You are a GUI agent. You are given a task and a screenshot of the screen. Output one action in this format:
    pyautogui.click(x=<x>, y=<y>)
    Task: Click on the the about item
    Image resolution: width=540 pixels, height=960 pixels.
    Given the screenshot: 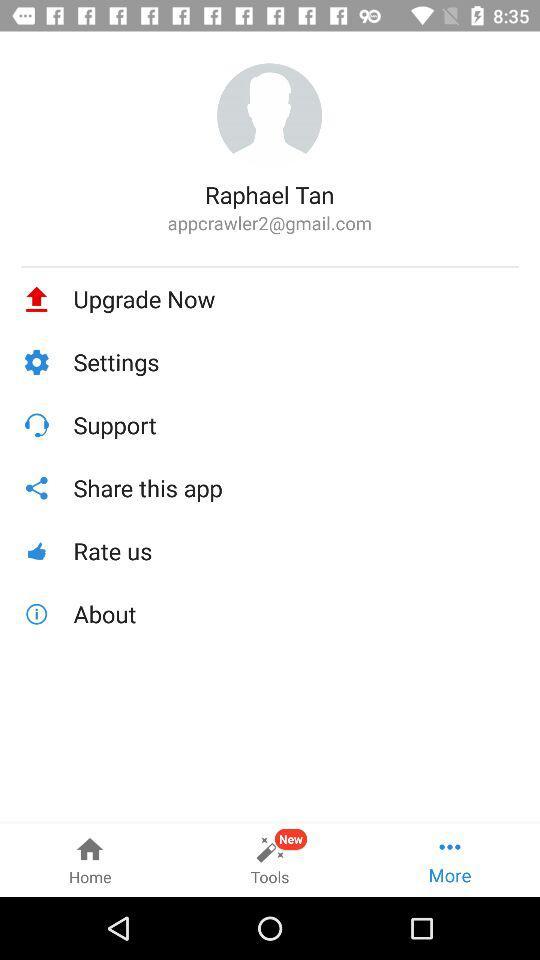 What is the action you would take?
    pyautogui.click(x=295, y=613)
    